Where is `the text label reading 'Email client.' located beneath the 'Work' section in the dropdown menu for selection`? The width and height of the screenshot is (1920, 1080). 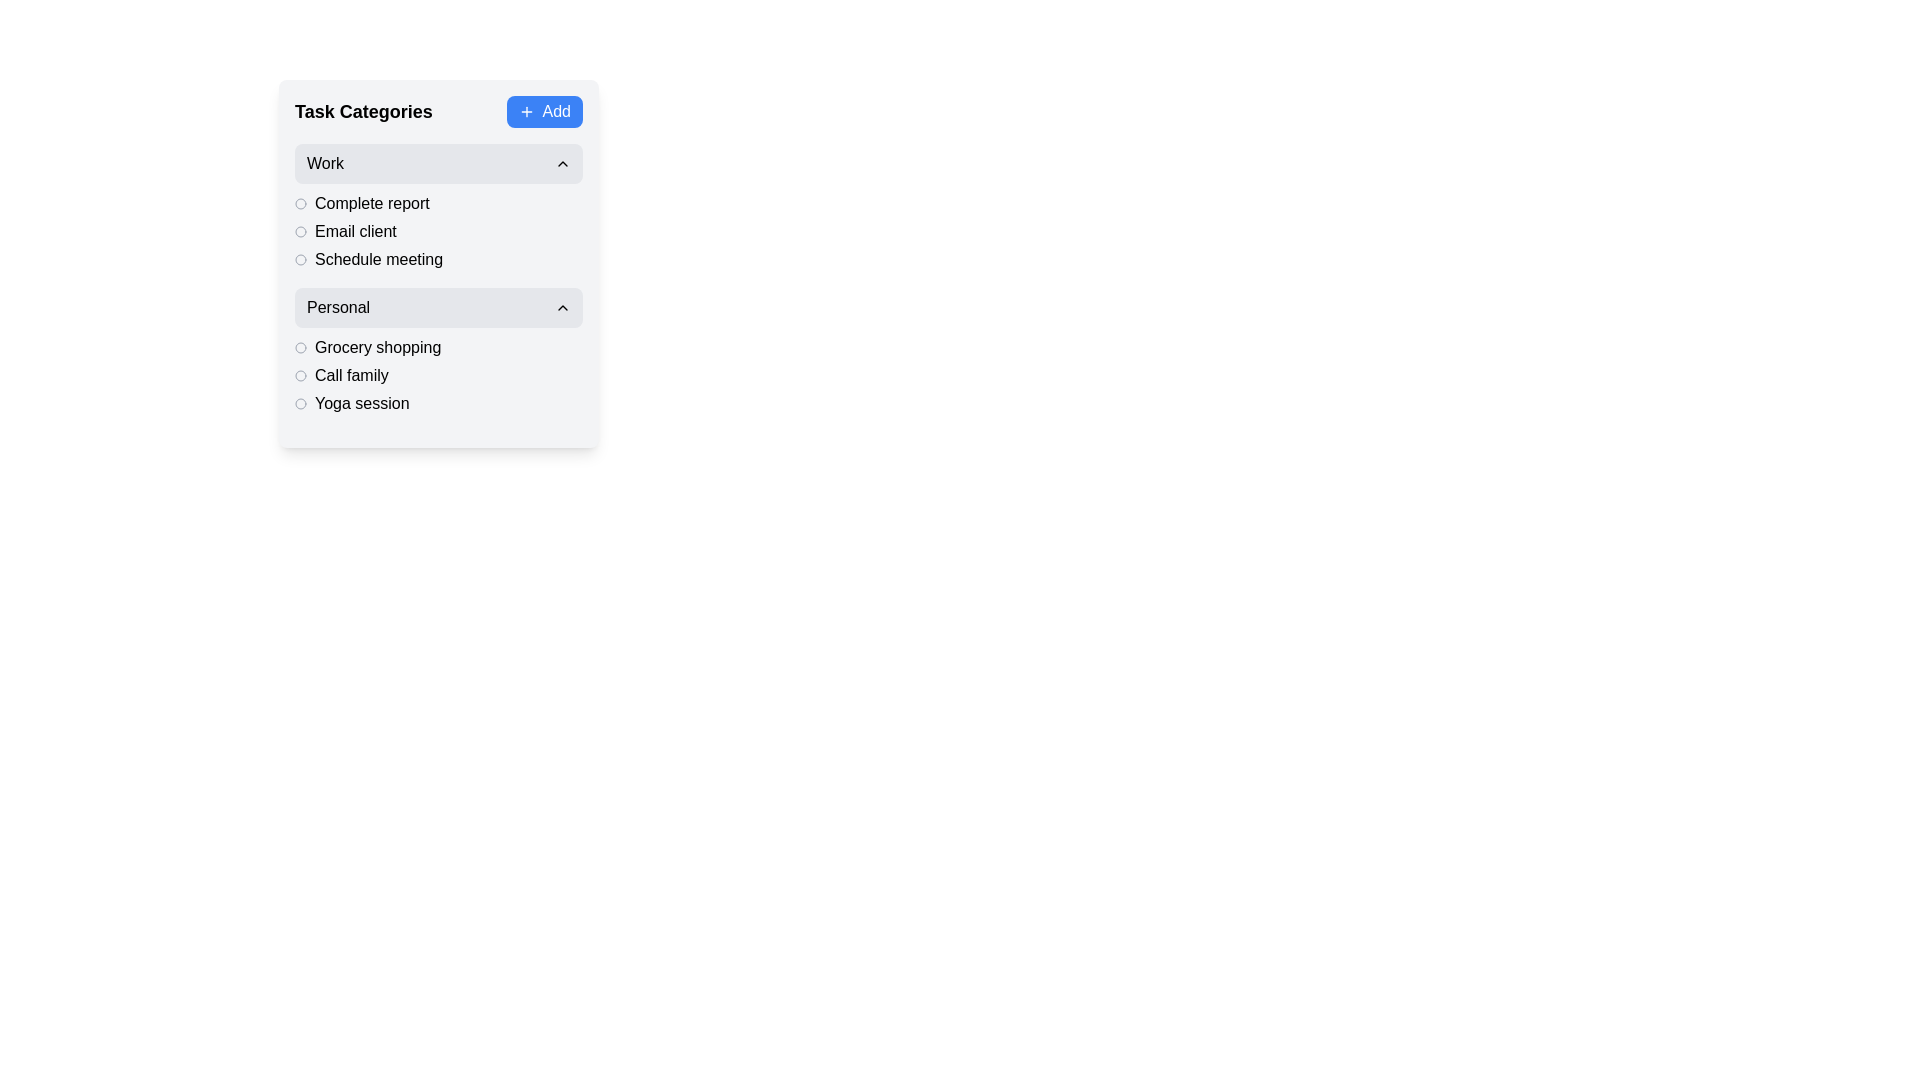
the text label reading 'Email client.' located beneath the 'Work' section in the dropdown menu for selection is located at coordinates (355, 230).